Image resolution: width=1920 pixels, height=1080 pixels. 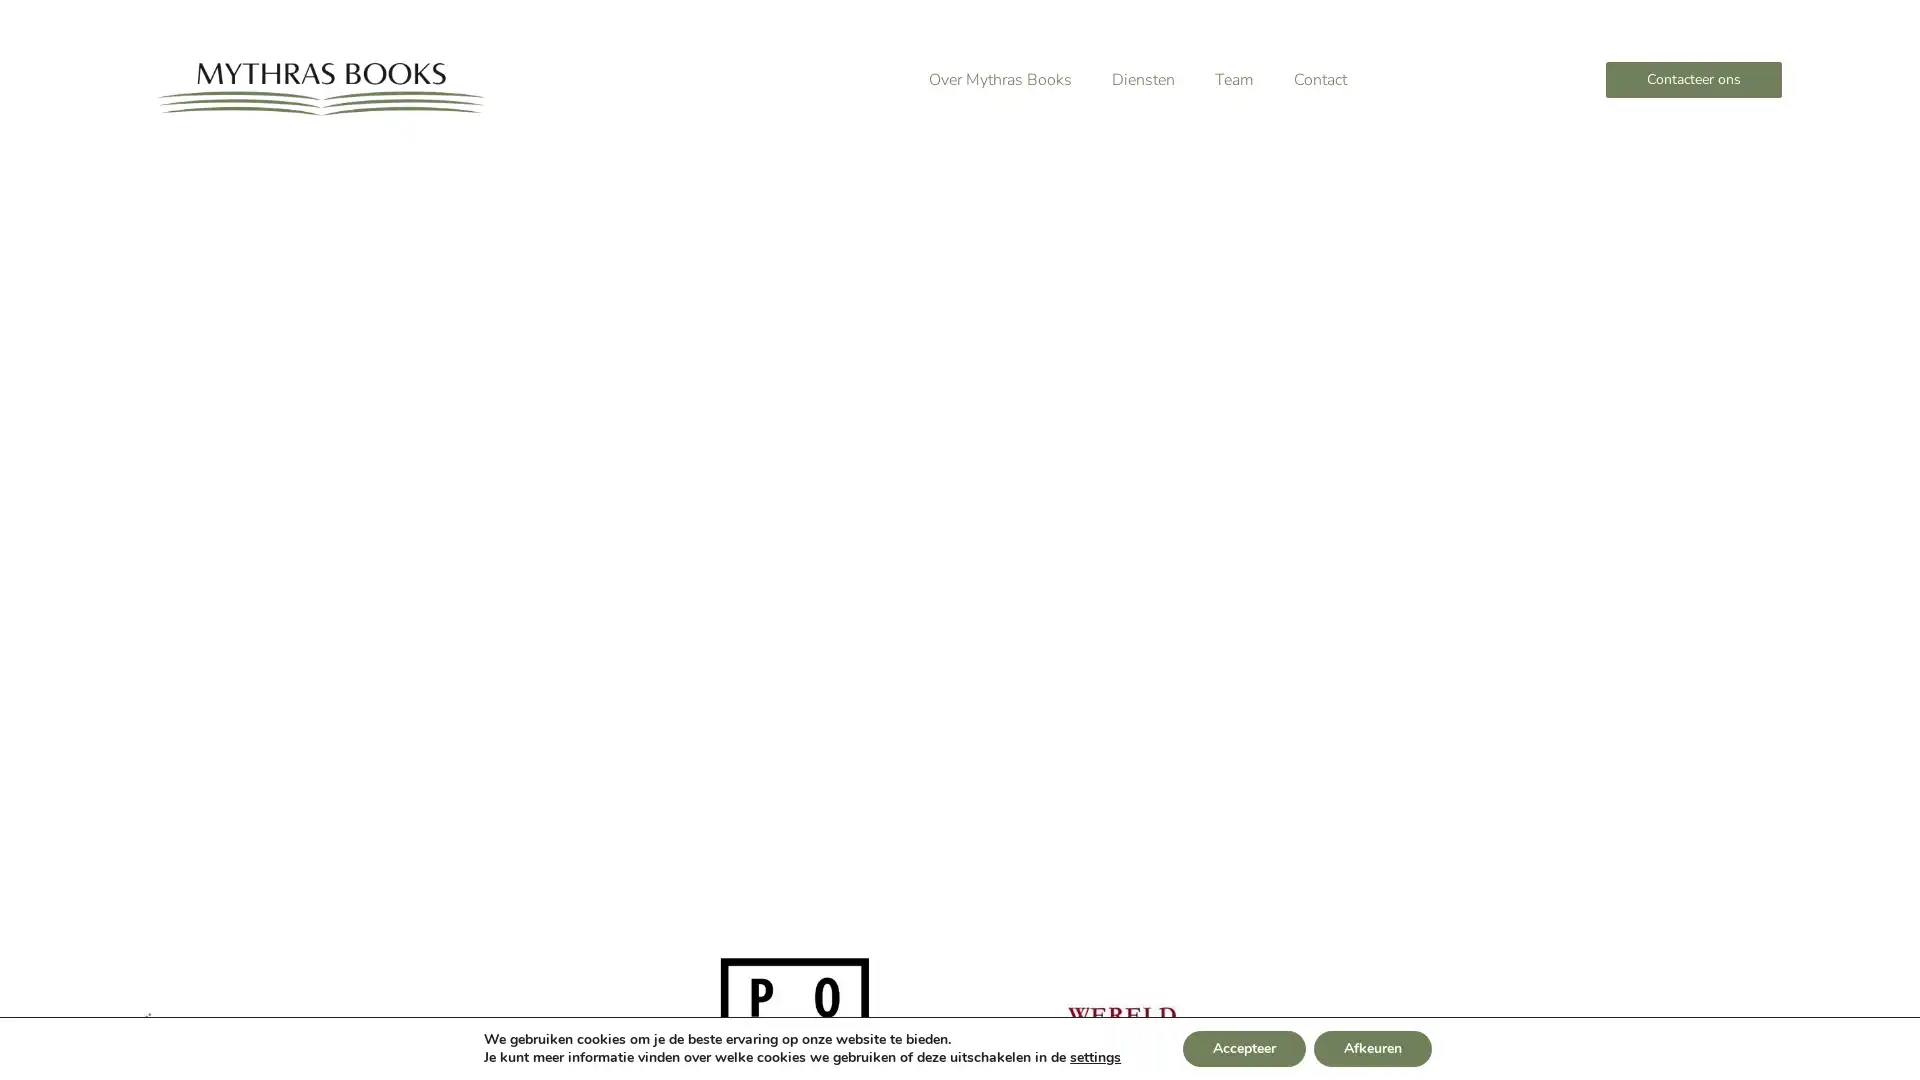 What do you see at coordinates (463, 555) in the screenshot?
I see `Neem contact op` at bounding box center [463, 555].